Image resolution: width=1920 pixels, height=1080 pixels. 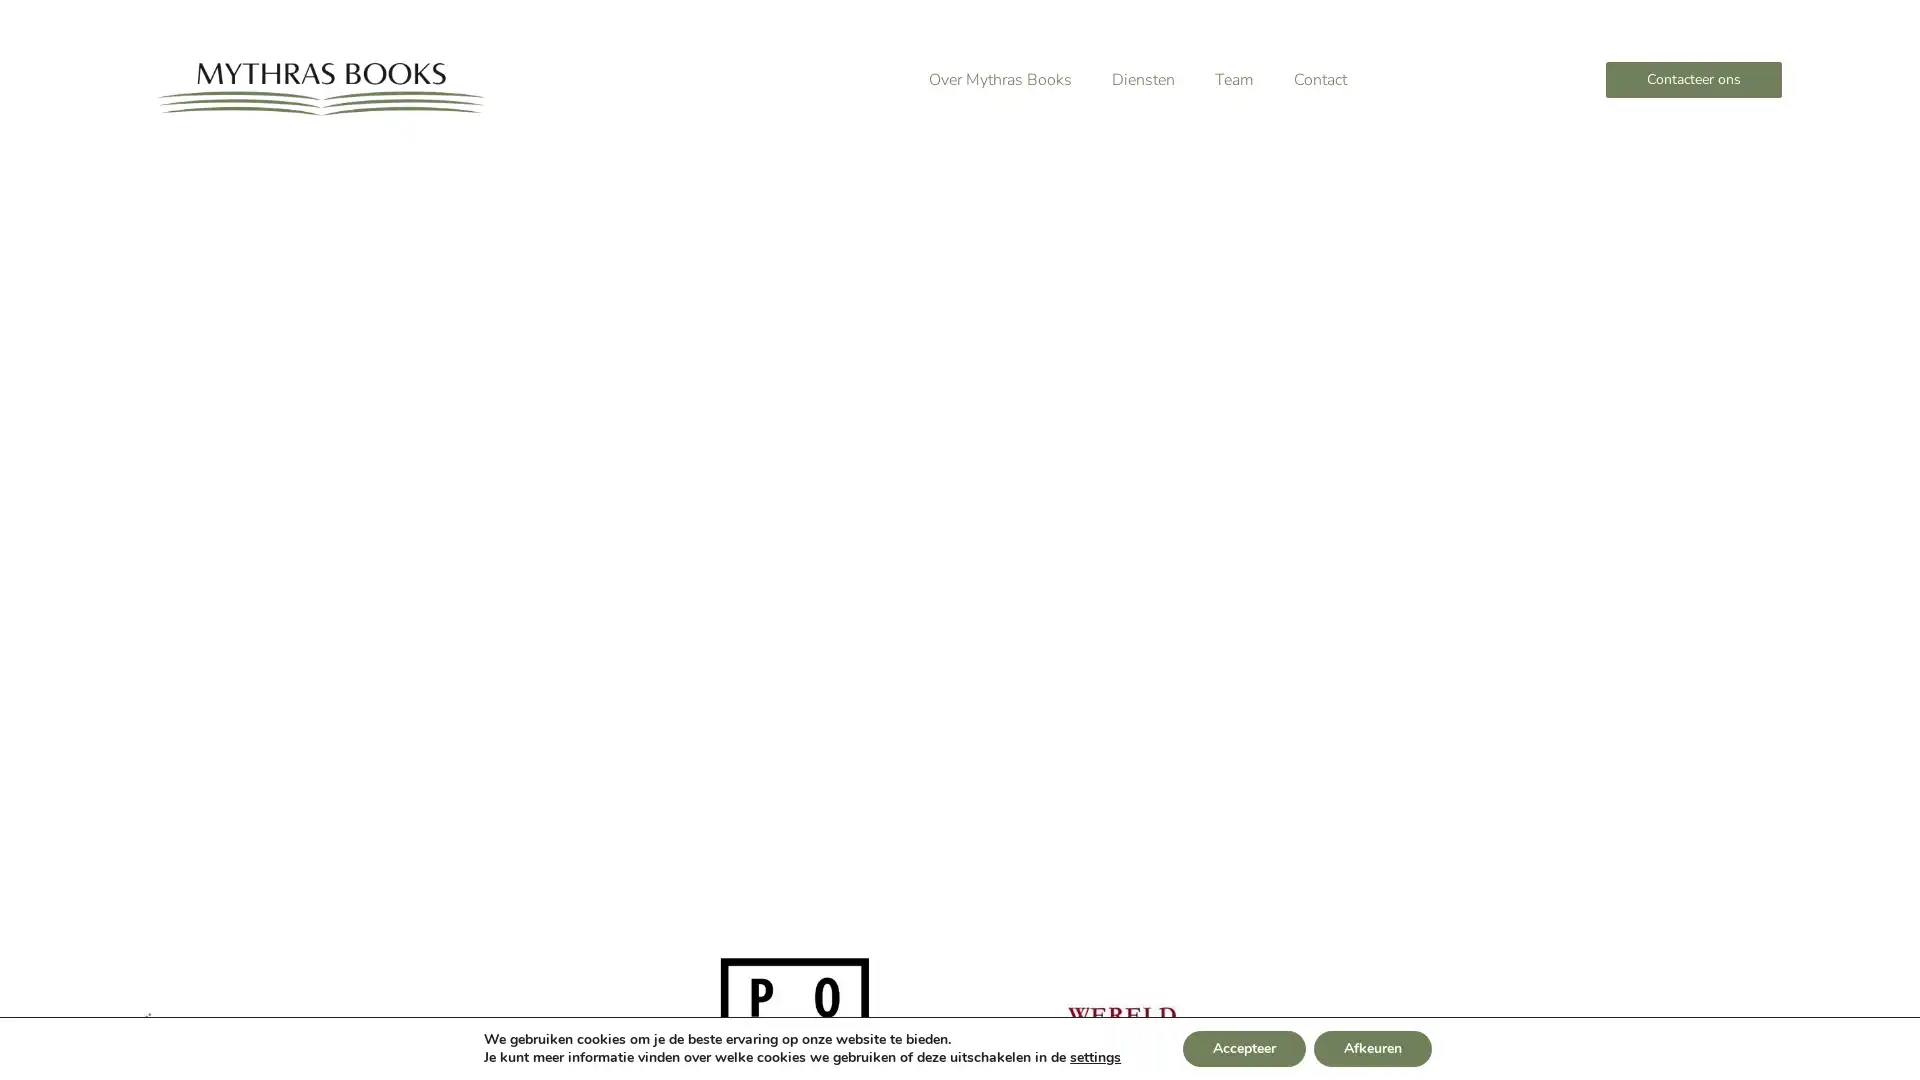 What do you see at coordinates (463, 555) in the screenshot?
I see `Neem contact op` at bounding box center [463, 555].